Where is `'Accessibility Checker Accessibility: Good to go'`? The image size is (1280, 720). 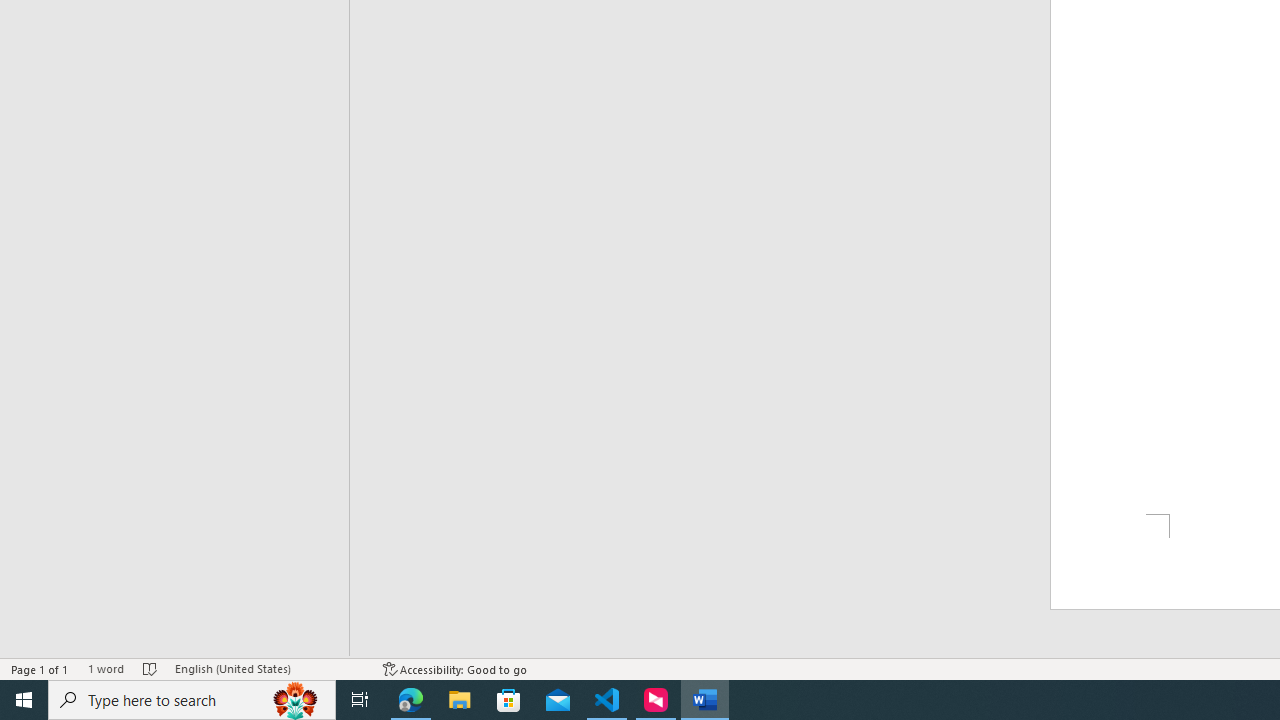
'Accessibility Checker Accessibility: Good to go' is located at coordinates (454, 669).